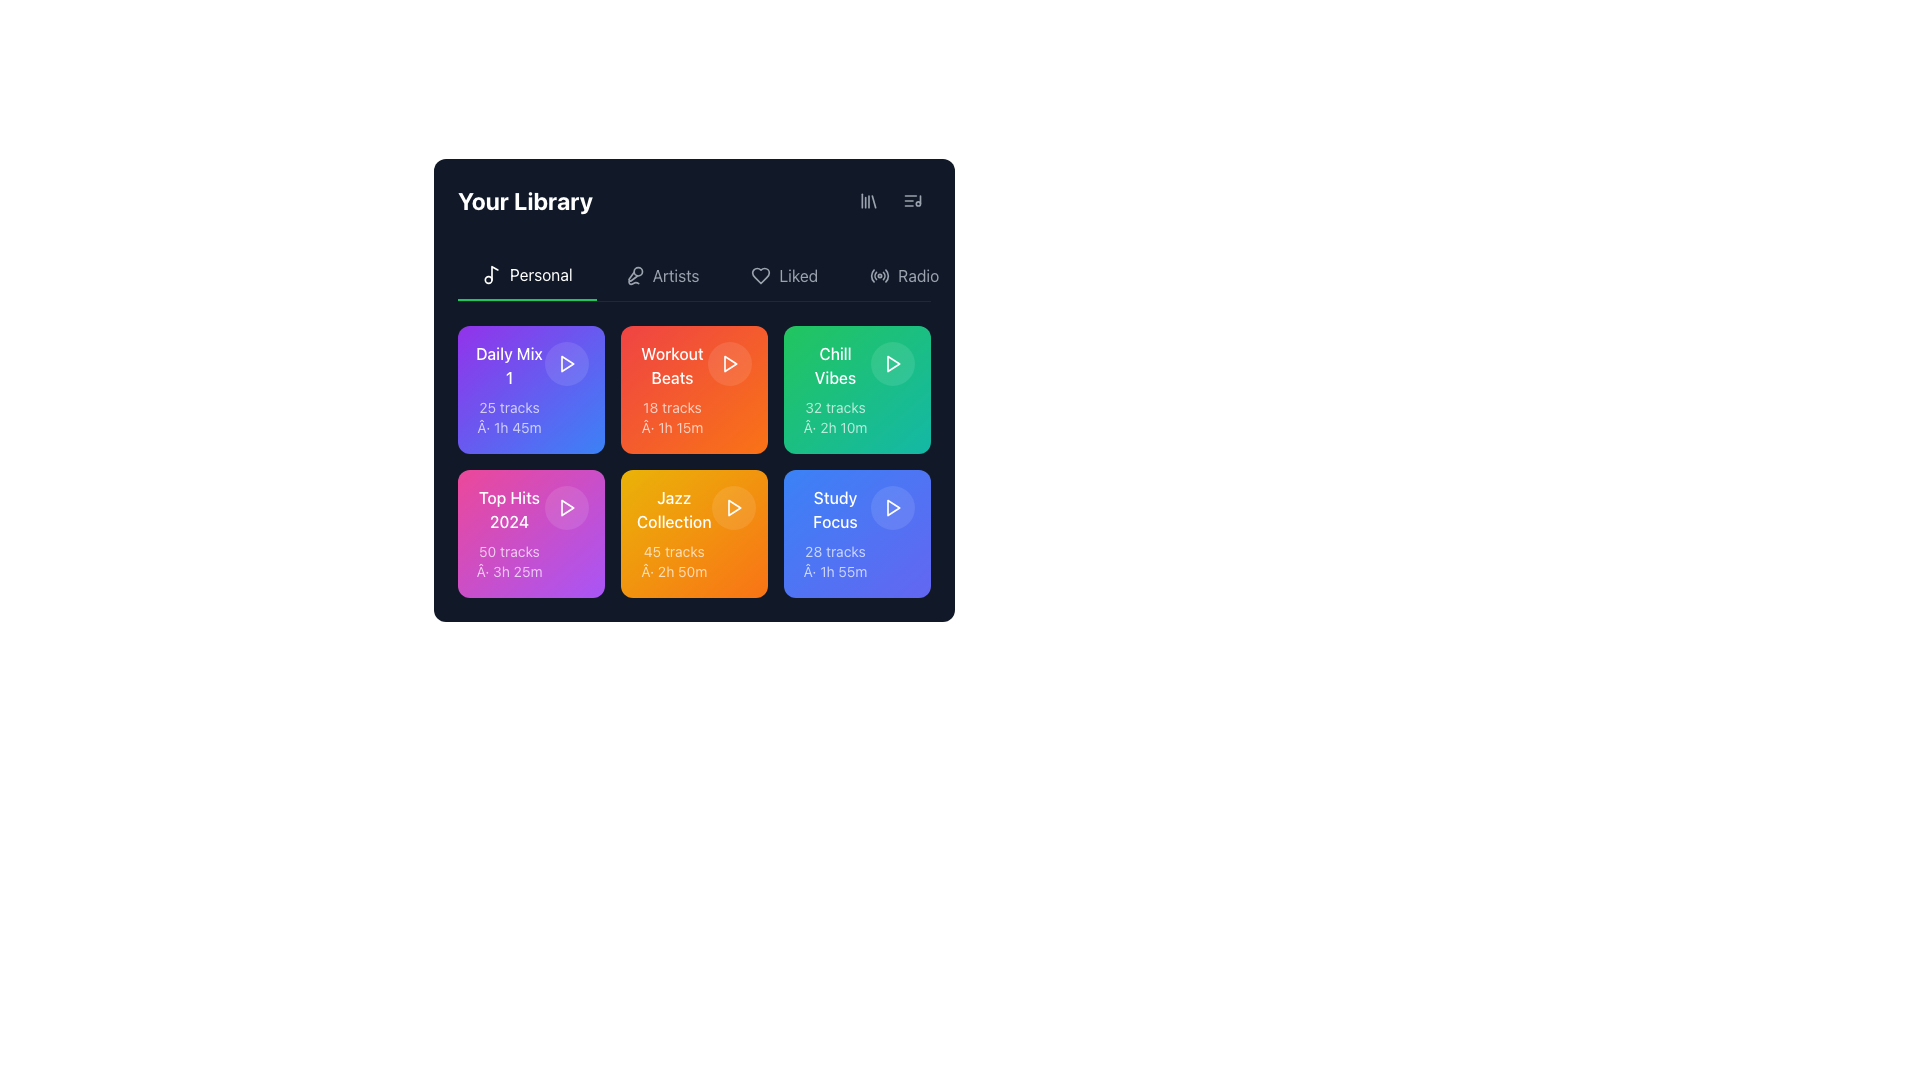 The image size is (1920, 1080). I want to click on the information of the 'Daily Mix 1' playlist card located in the top-left corner of 'Your Library', so click(531, 389).